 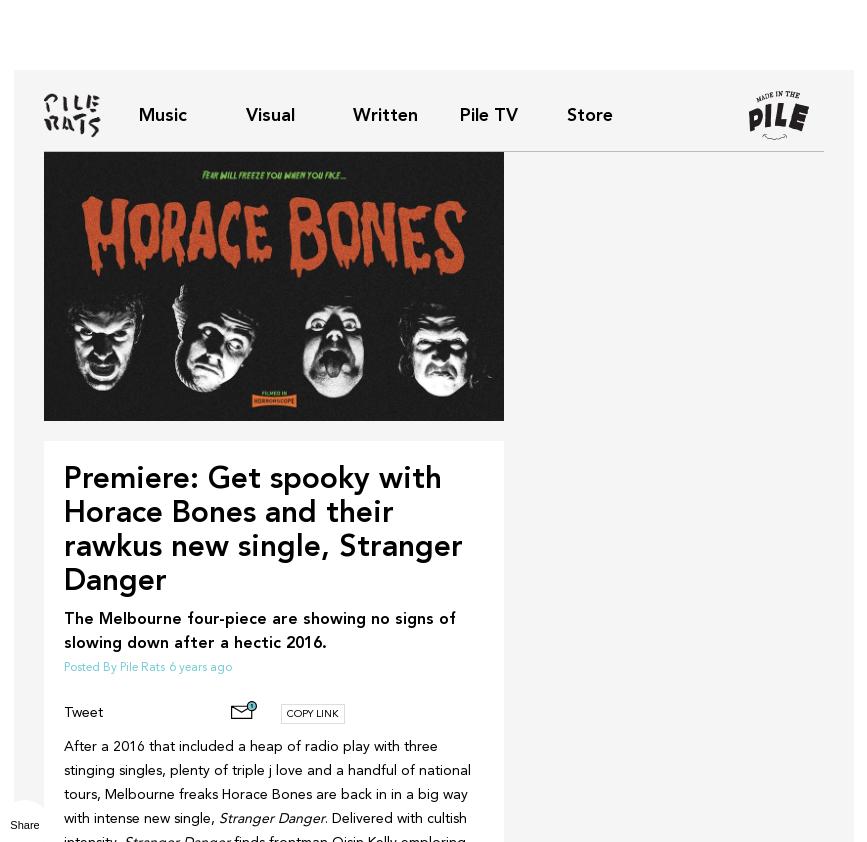 I want to click on 'Visual', so click(x=269, y=113).